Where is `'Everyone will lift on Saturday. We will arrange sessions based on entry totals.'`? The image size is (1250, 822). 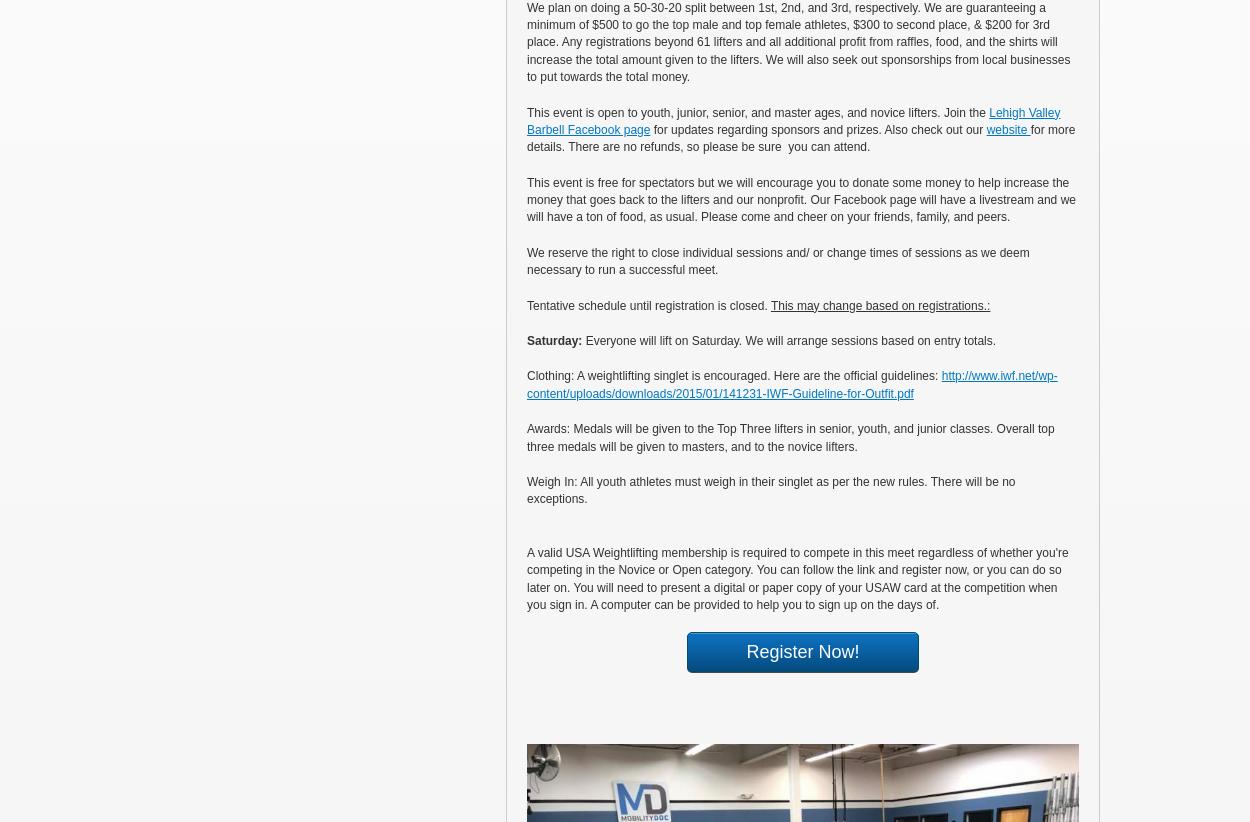 'Everyone will lift on Saturday. We will arrange sessions based on entry totals.' is located at coordinates (790, 339).